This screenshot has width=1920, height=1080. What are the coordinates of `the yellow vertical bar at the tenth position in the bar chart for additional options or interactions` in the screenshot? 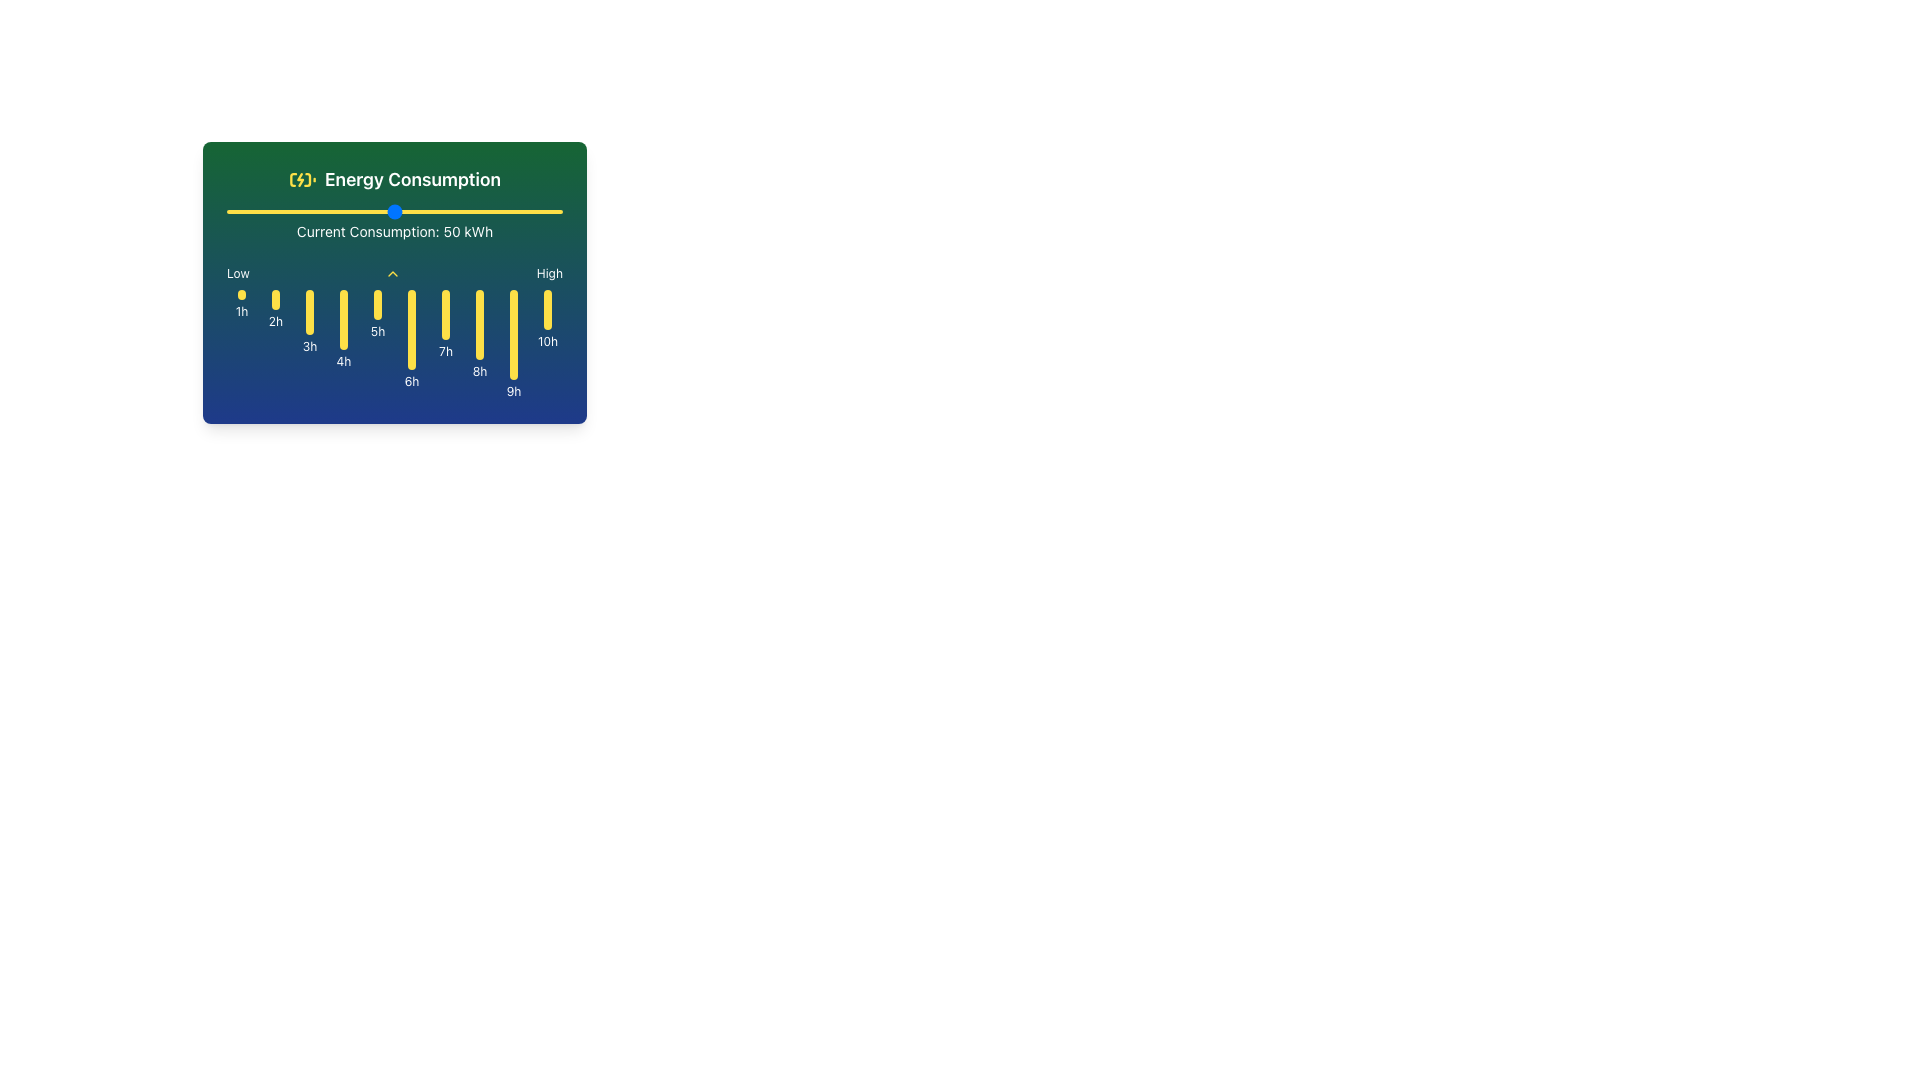 It's located at (547, 309).